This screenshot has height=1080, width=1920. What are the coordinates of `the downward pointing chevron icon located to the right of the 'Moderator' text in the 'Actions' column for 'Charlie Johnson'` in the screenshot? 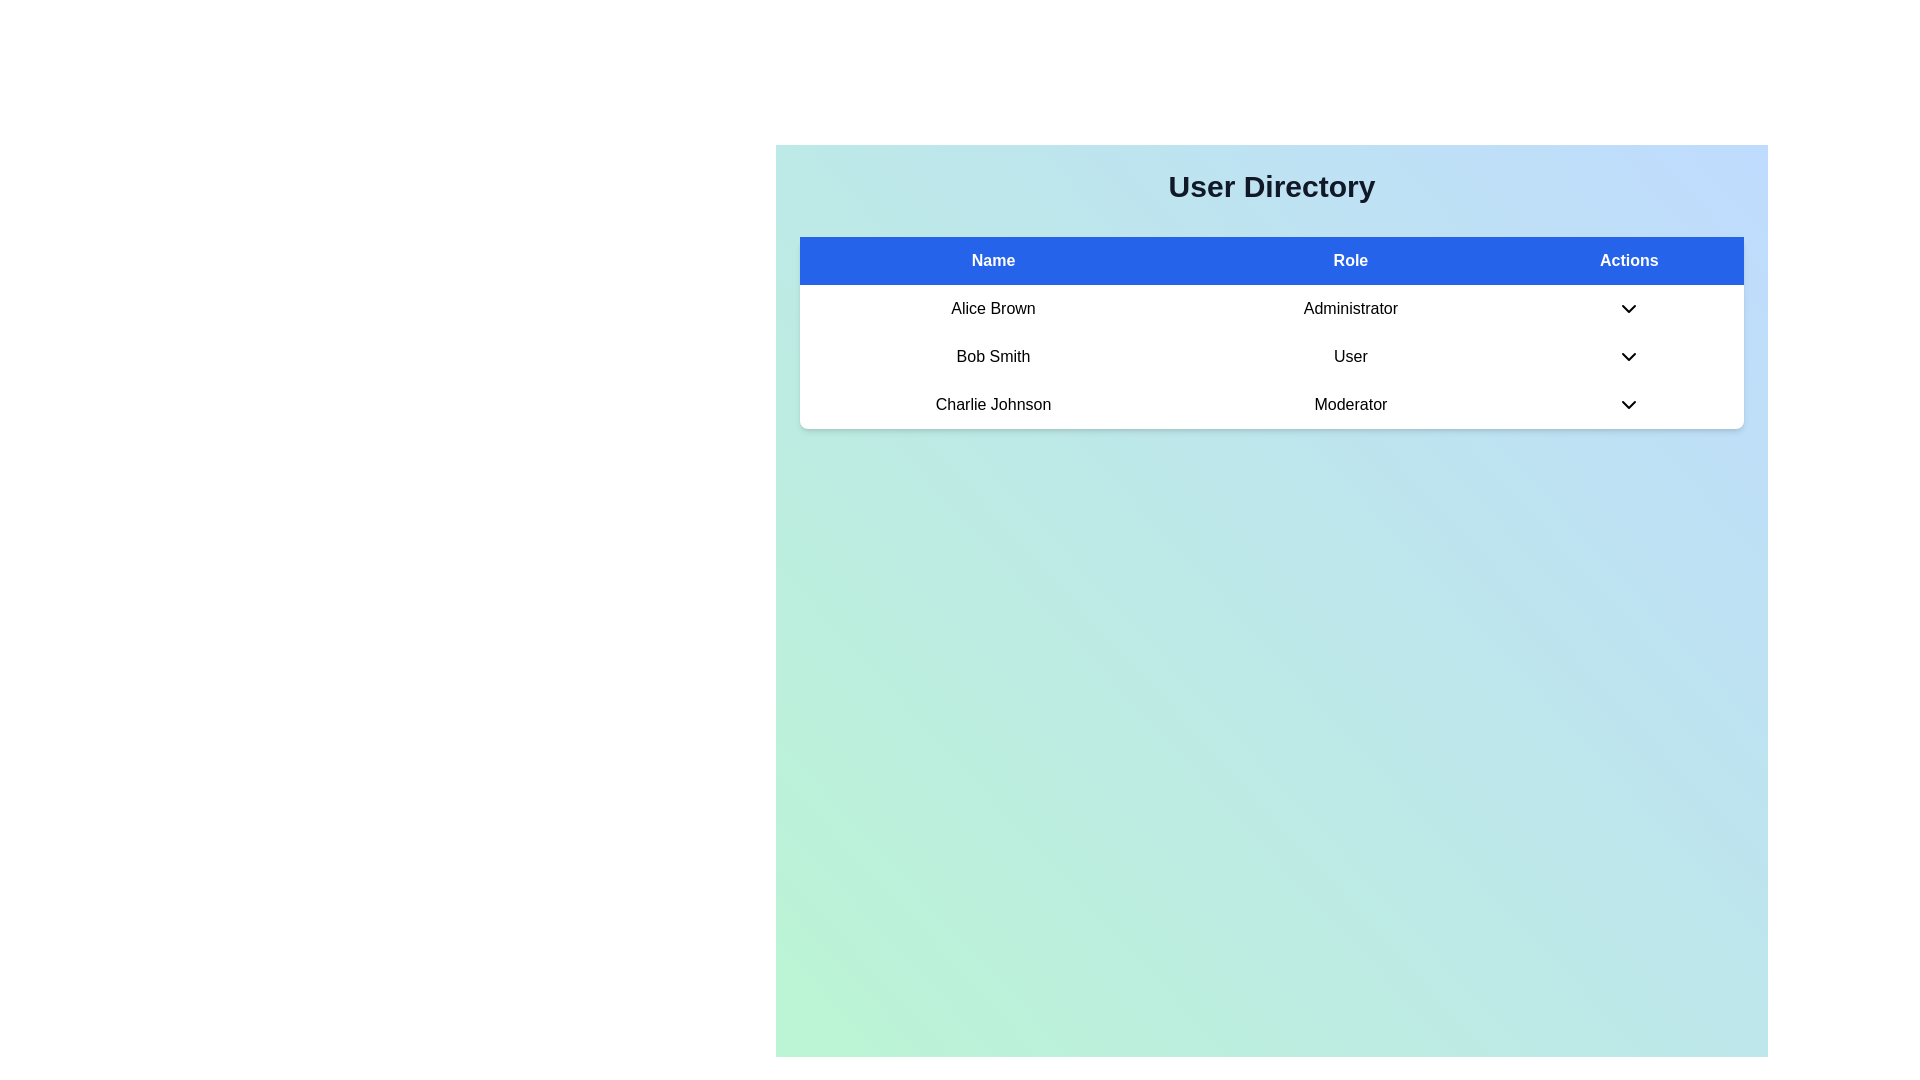 It's located at (1629, 405).